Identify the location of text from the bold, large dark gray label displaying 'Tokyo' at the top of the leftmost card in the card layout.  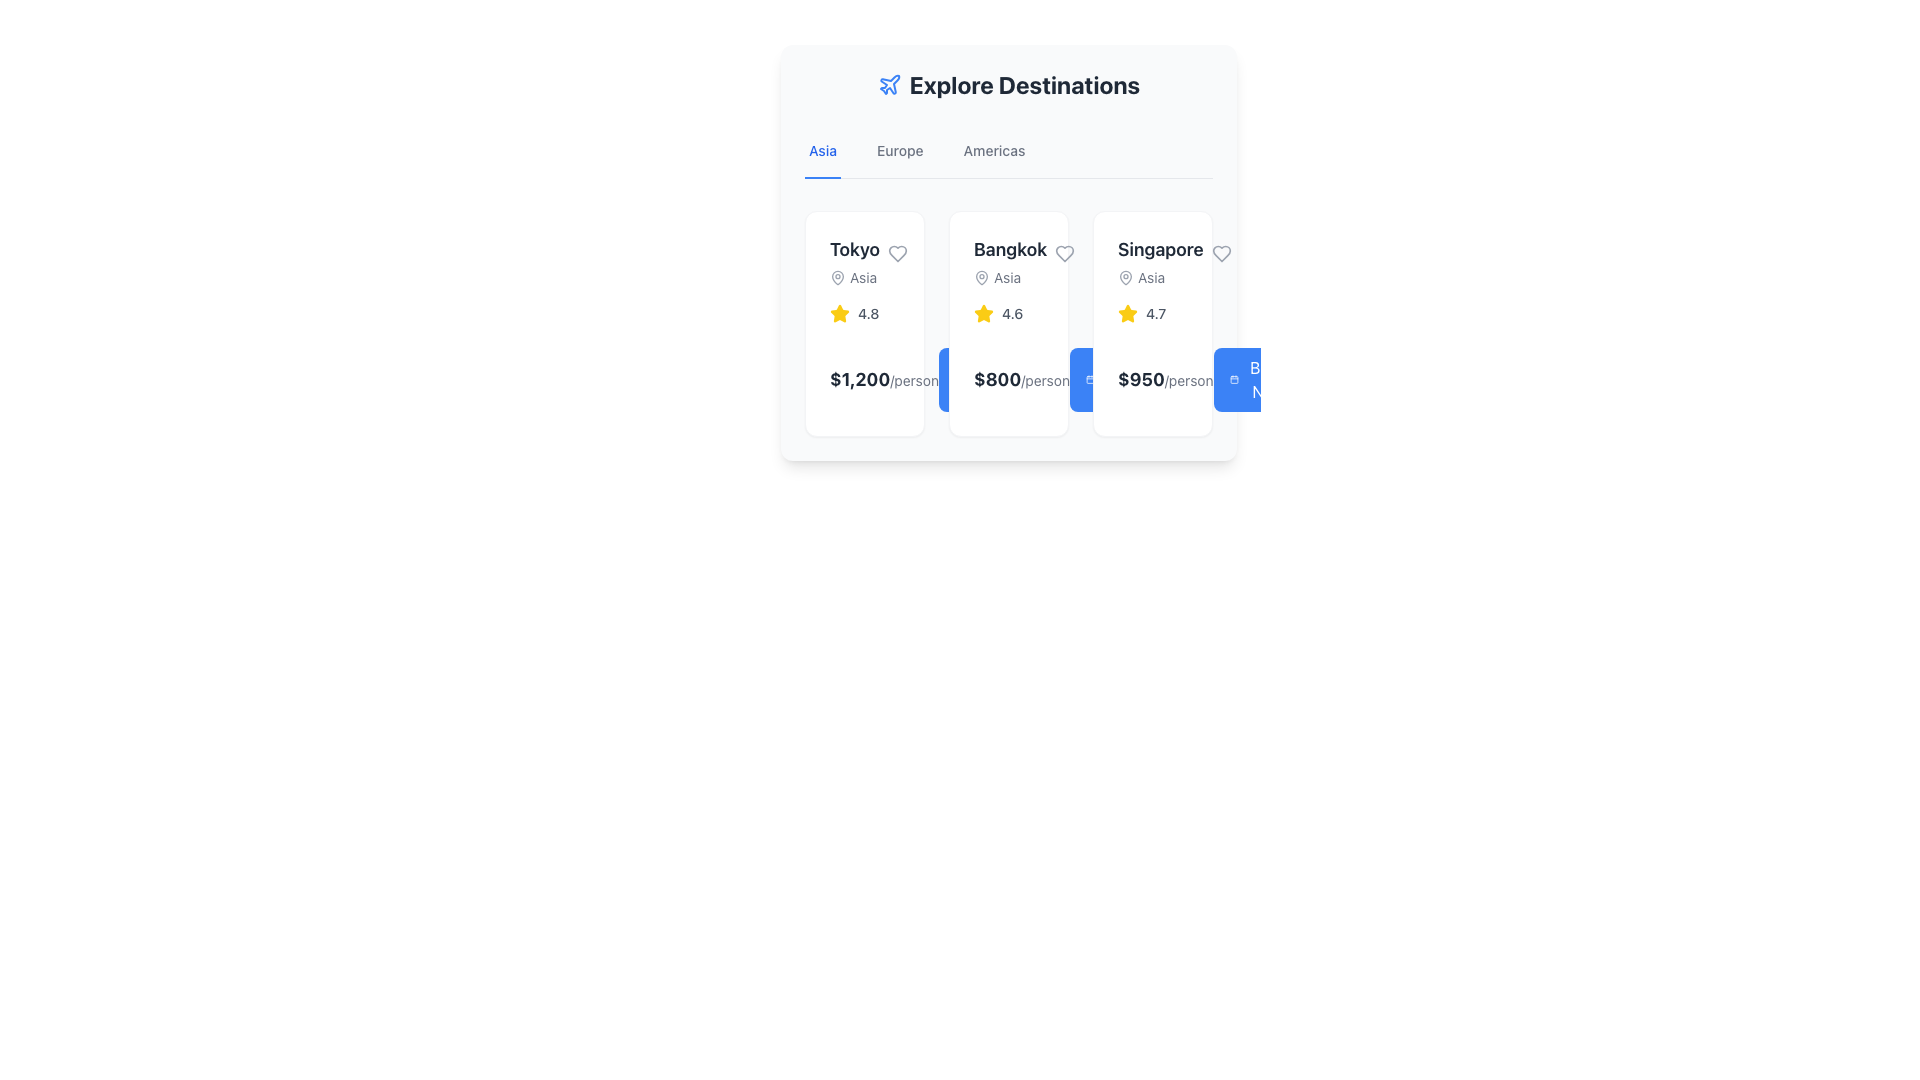
(854, 249).